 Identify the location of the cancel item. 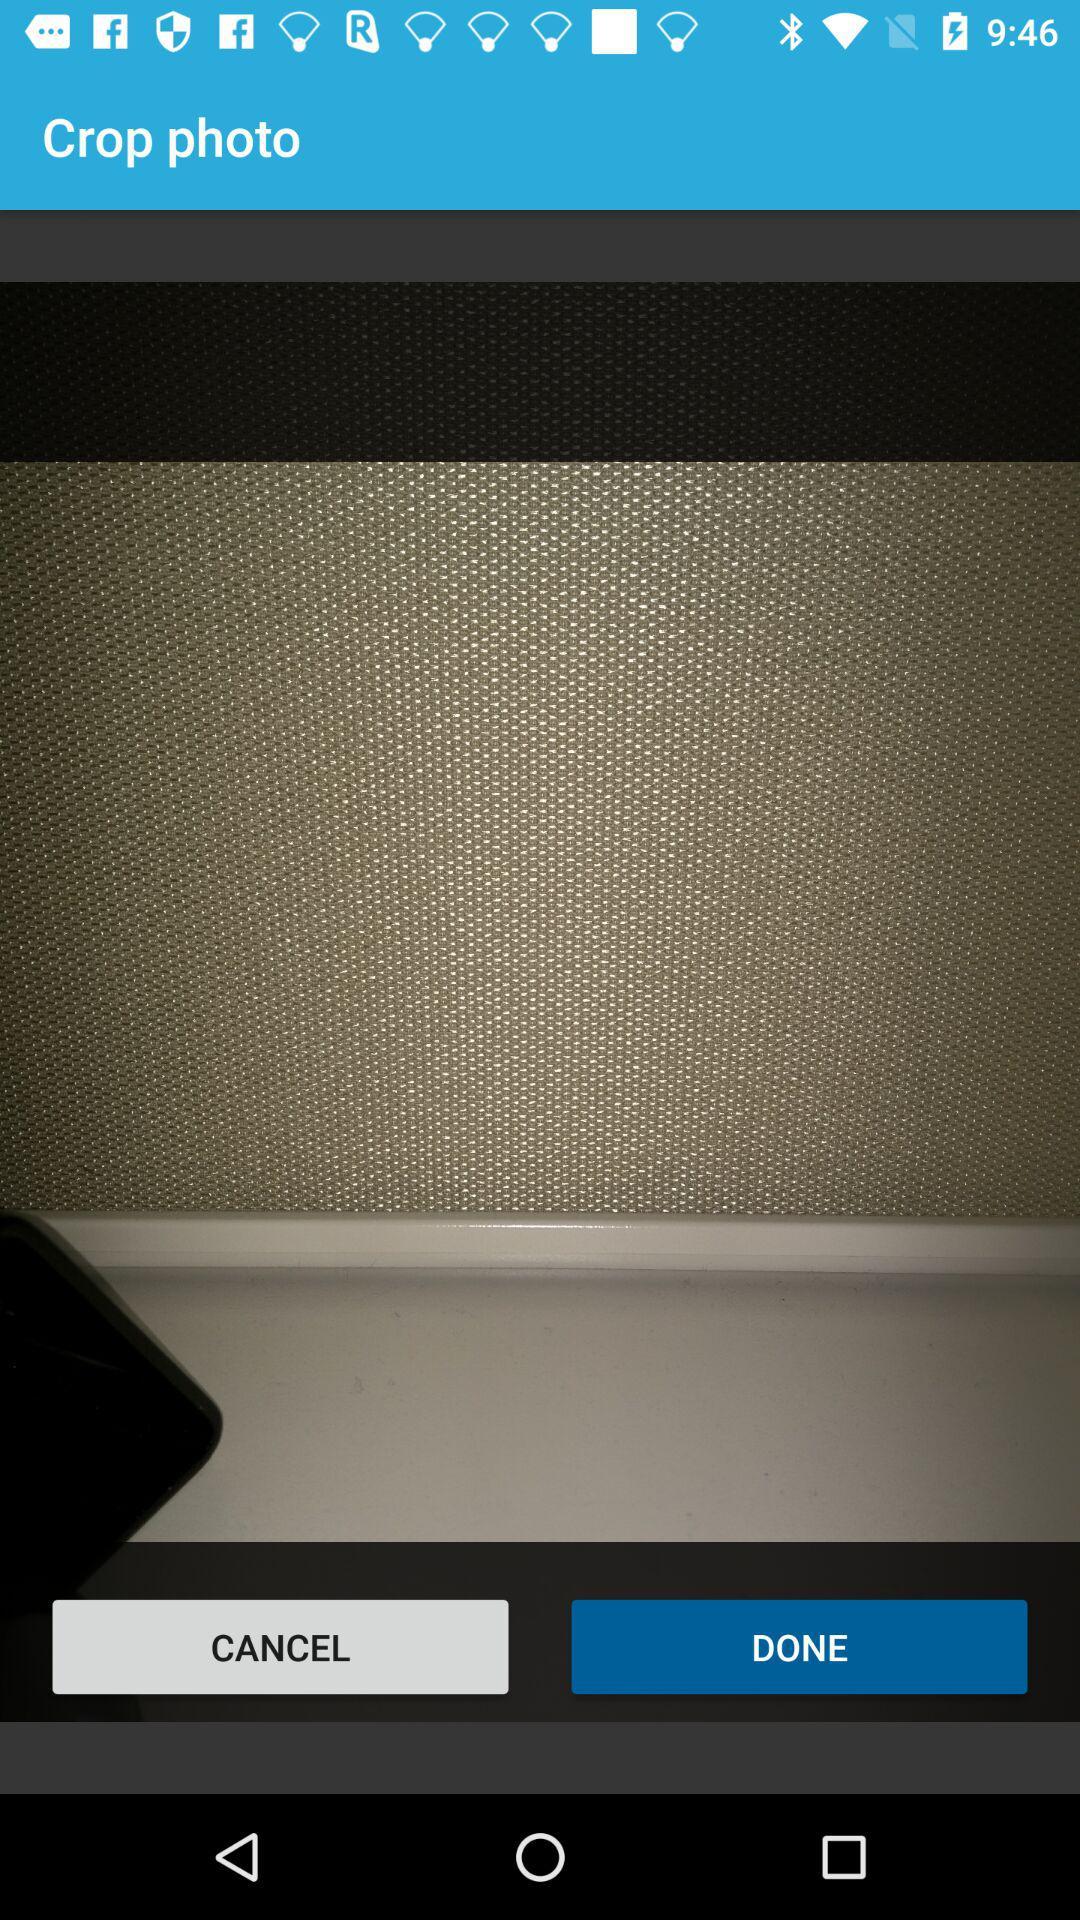
(280, 1646).